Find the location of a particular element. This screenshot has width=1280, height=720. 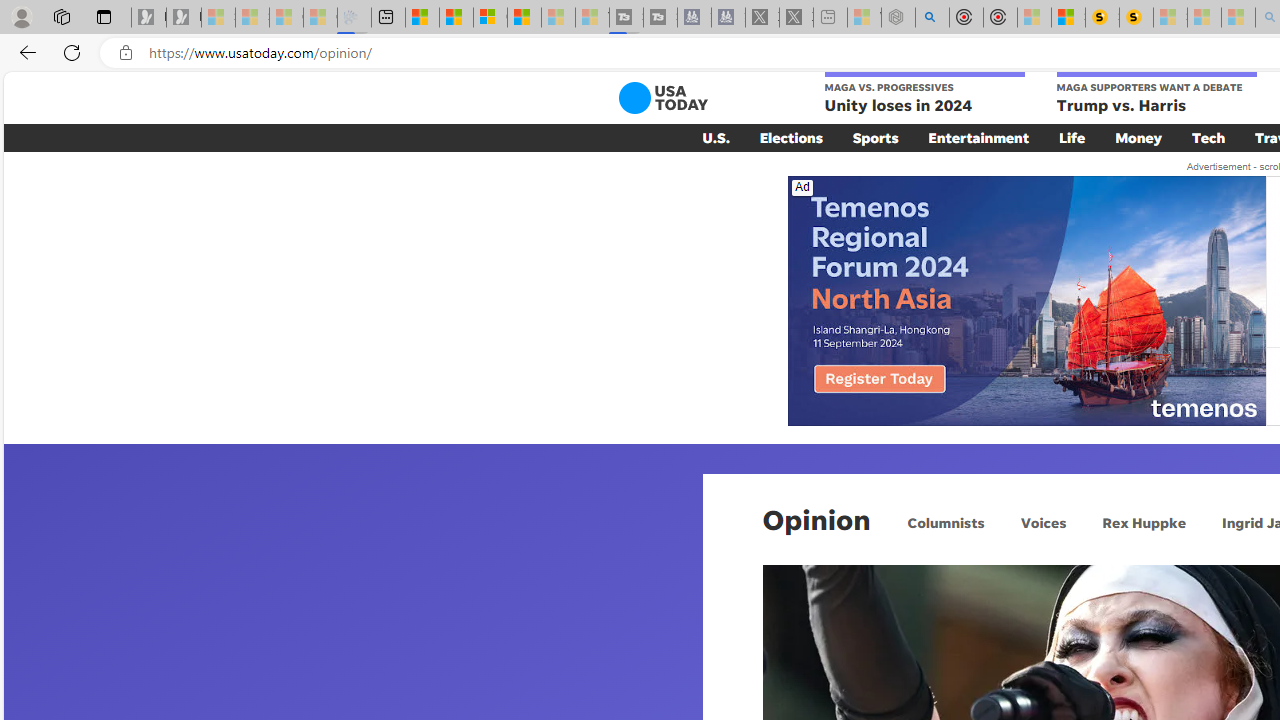

'Columnists' is located at coordinates (944, 521).